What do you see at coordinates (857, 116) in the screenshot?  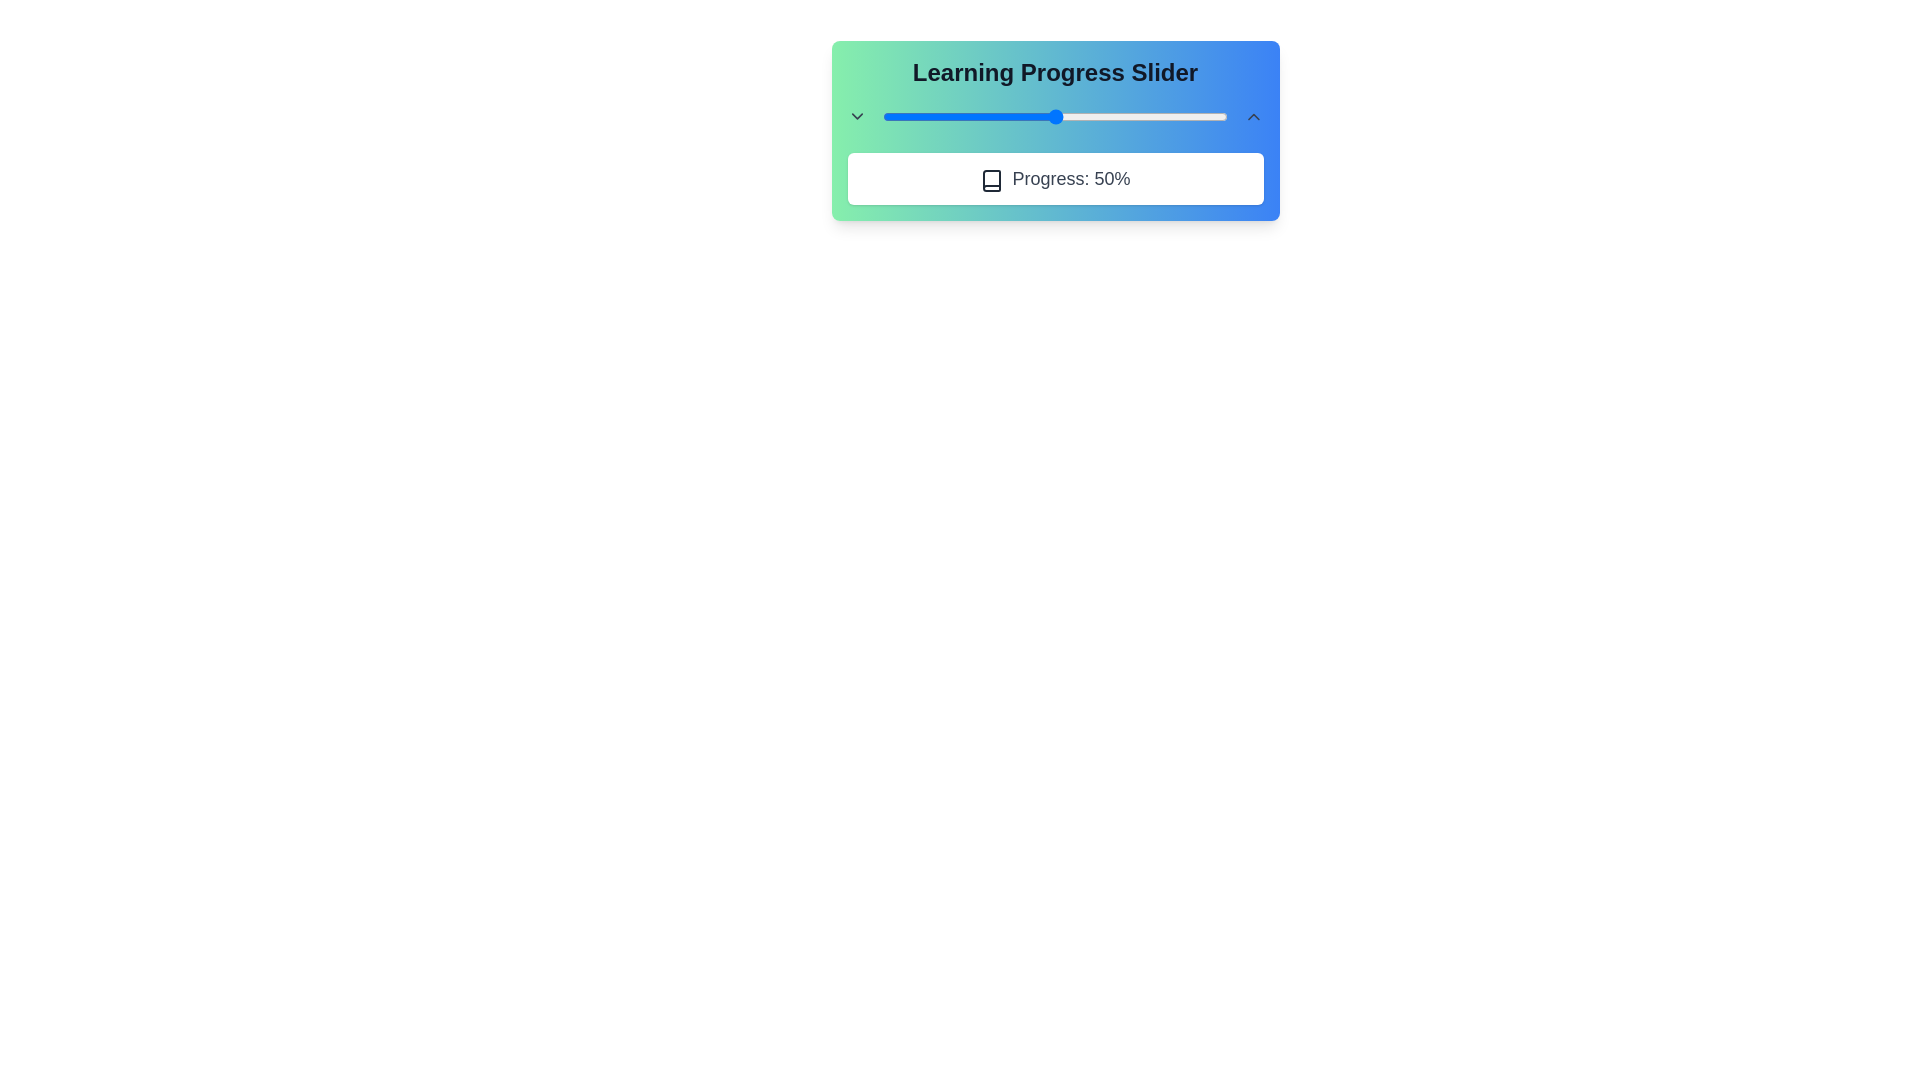 I see `the down arrow icon to expand the study material selector` at bounding box center [857, 116].